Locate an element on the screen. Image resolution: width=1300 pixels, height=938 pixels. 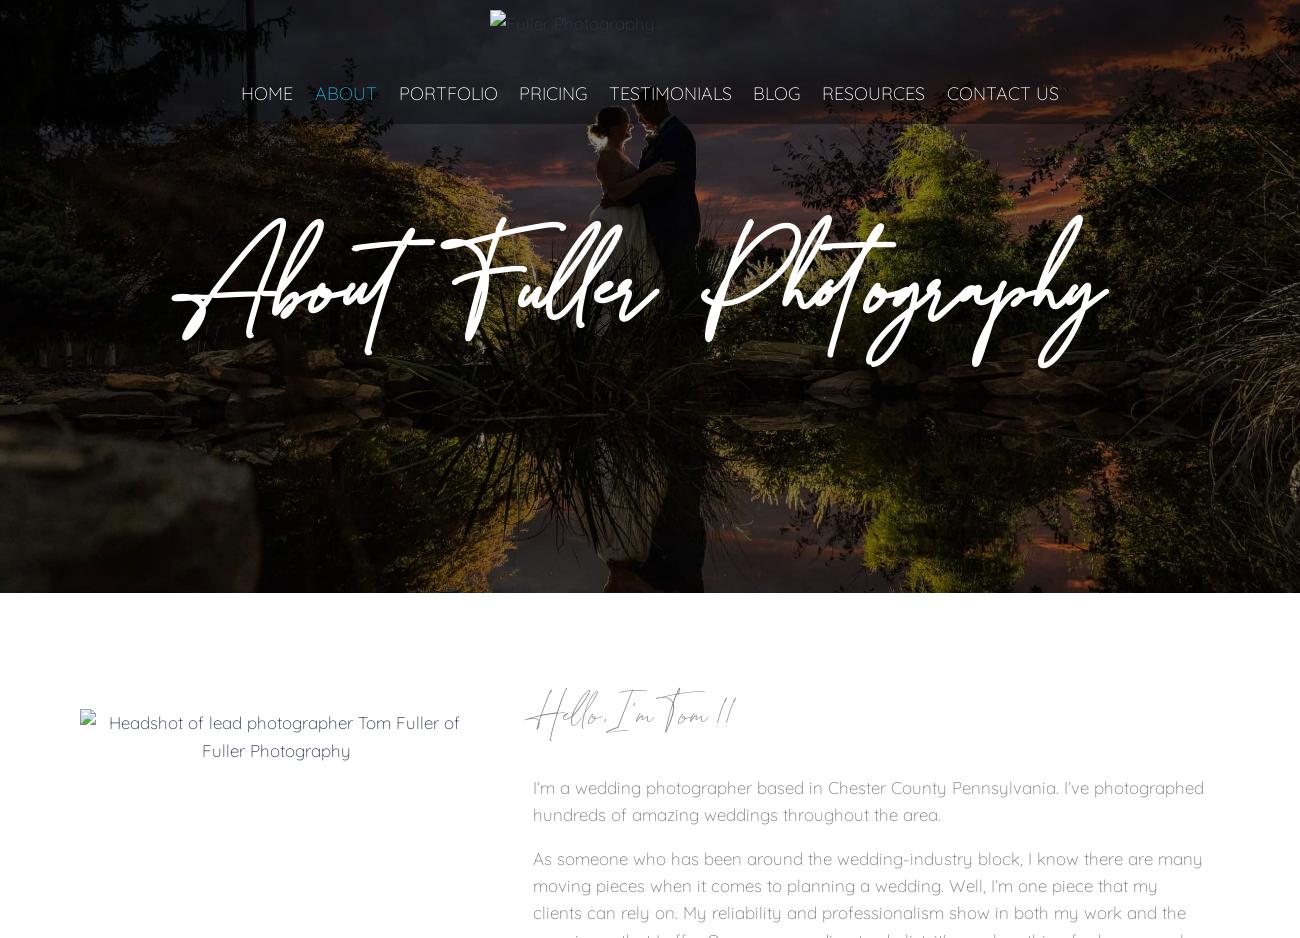
'Home' is located at coordinates (266, 93).